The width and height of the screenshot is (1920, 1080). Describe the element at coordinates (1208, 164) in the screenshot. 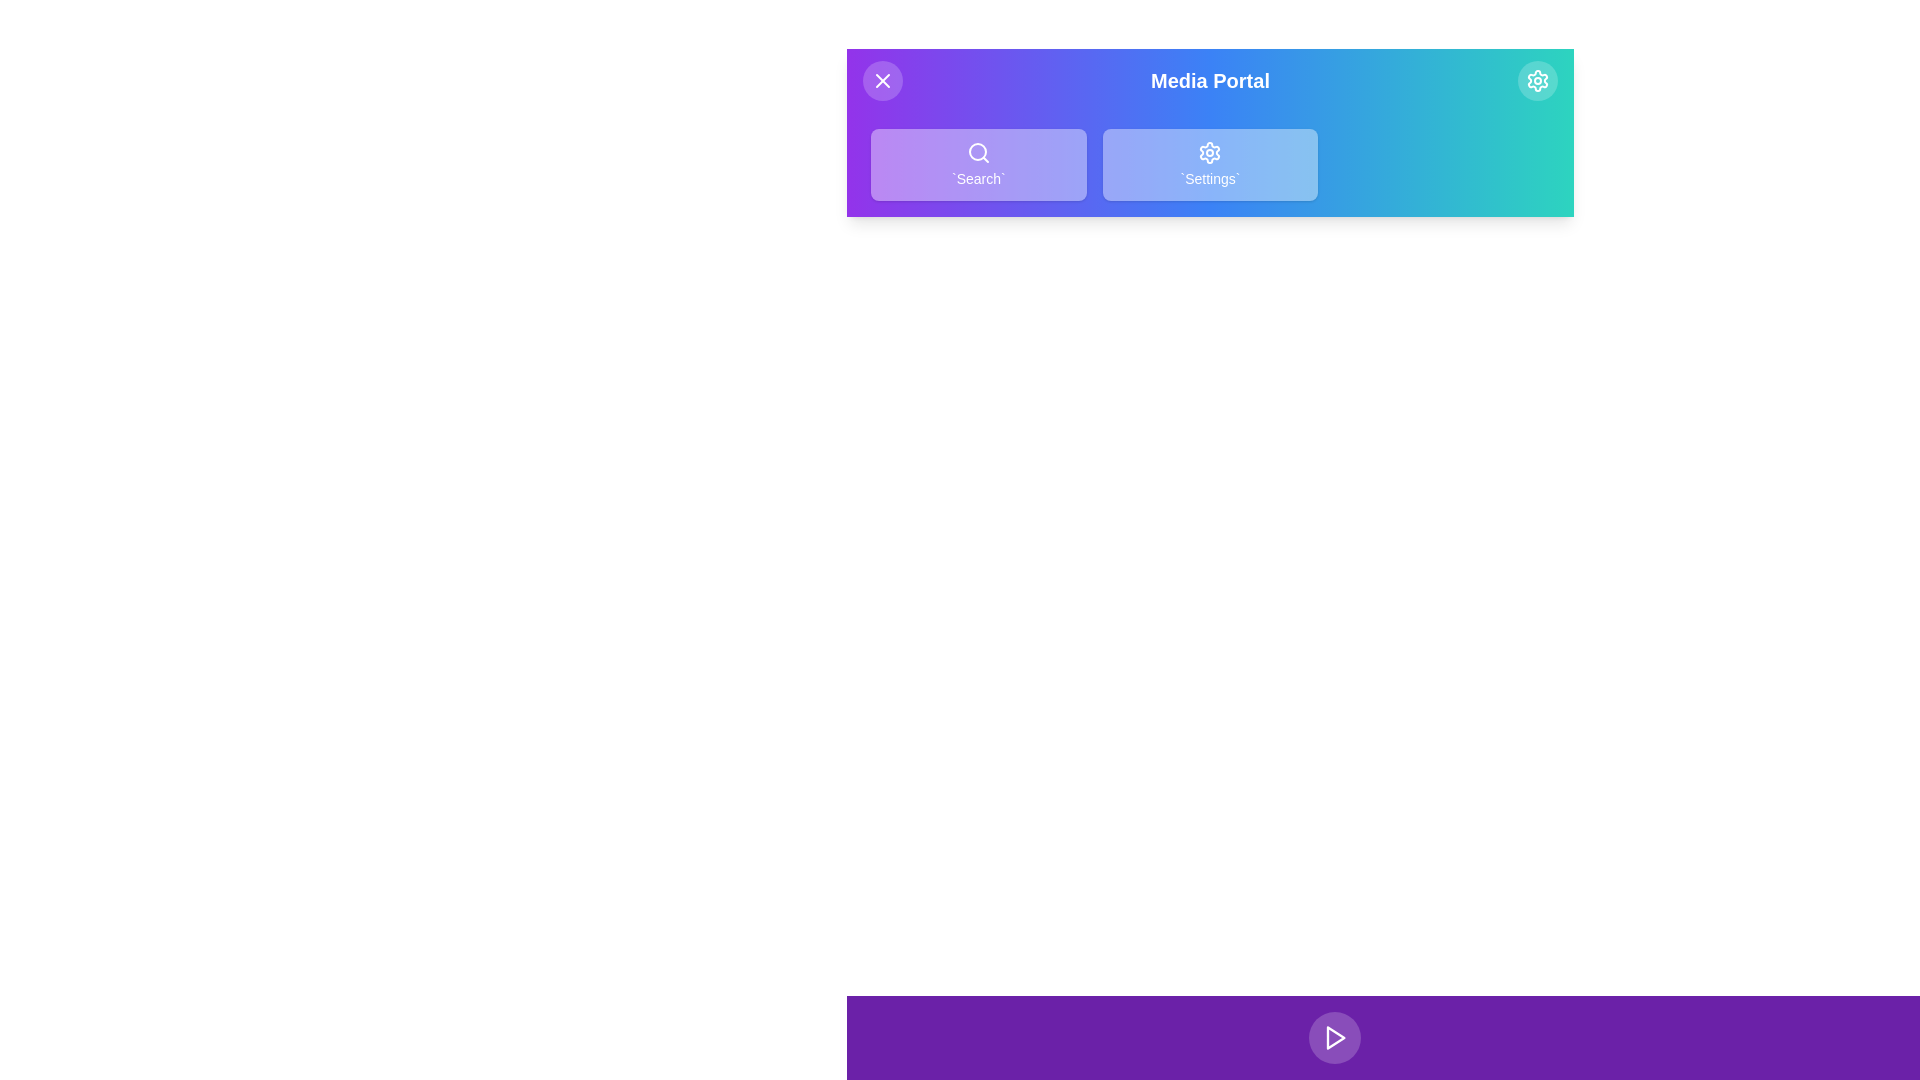

I see `the 'Settings' button to navigate to the 'Settings' section` at that location.